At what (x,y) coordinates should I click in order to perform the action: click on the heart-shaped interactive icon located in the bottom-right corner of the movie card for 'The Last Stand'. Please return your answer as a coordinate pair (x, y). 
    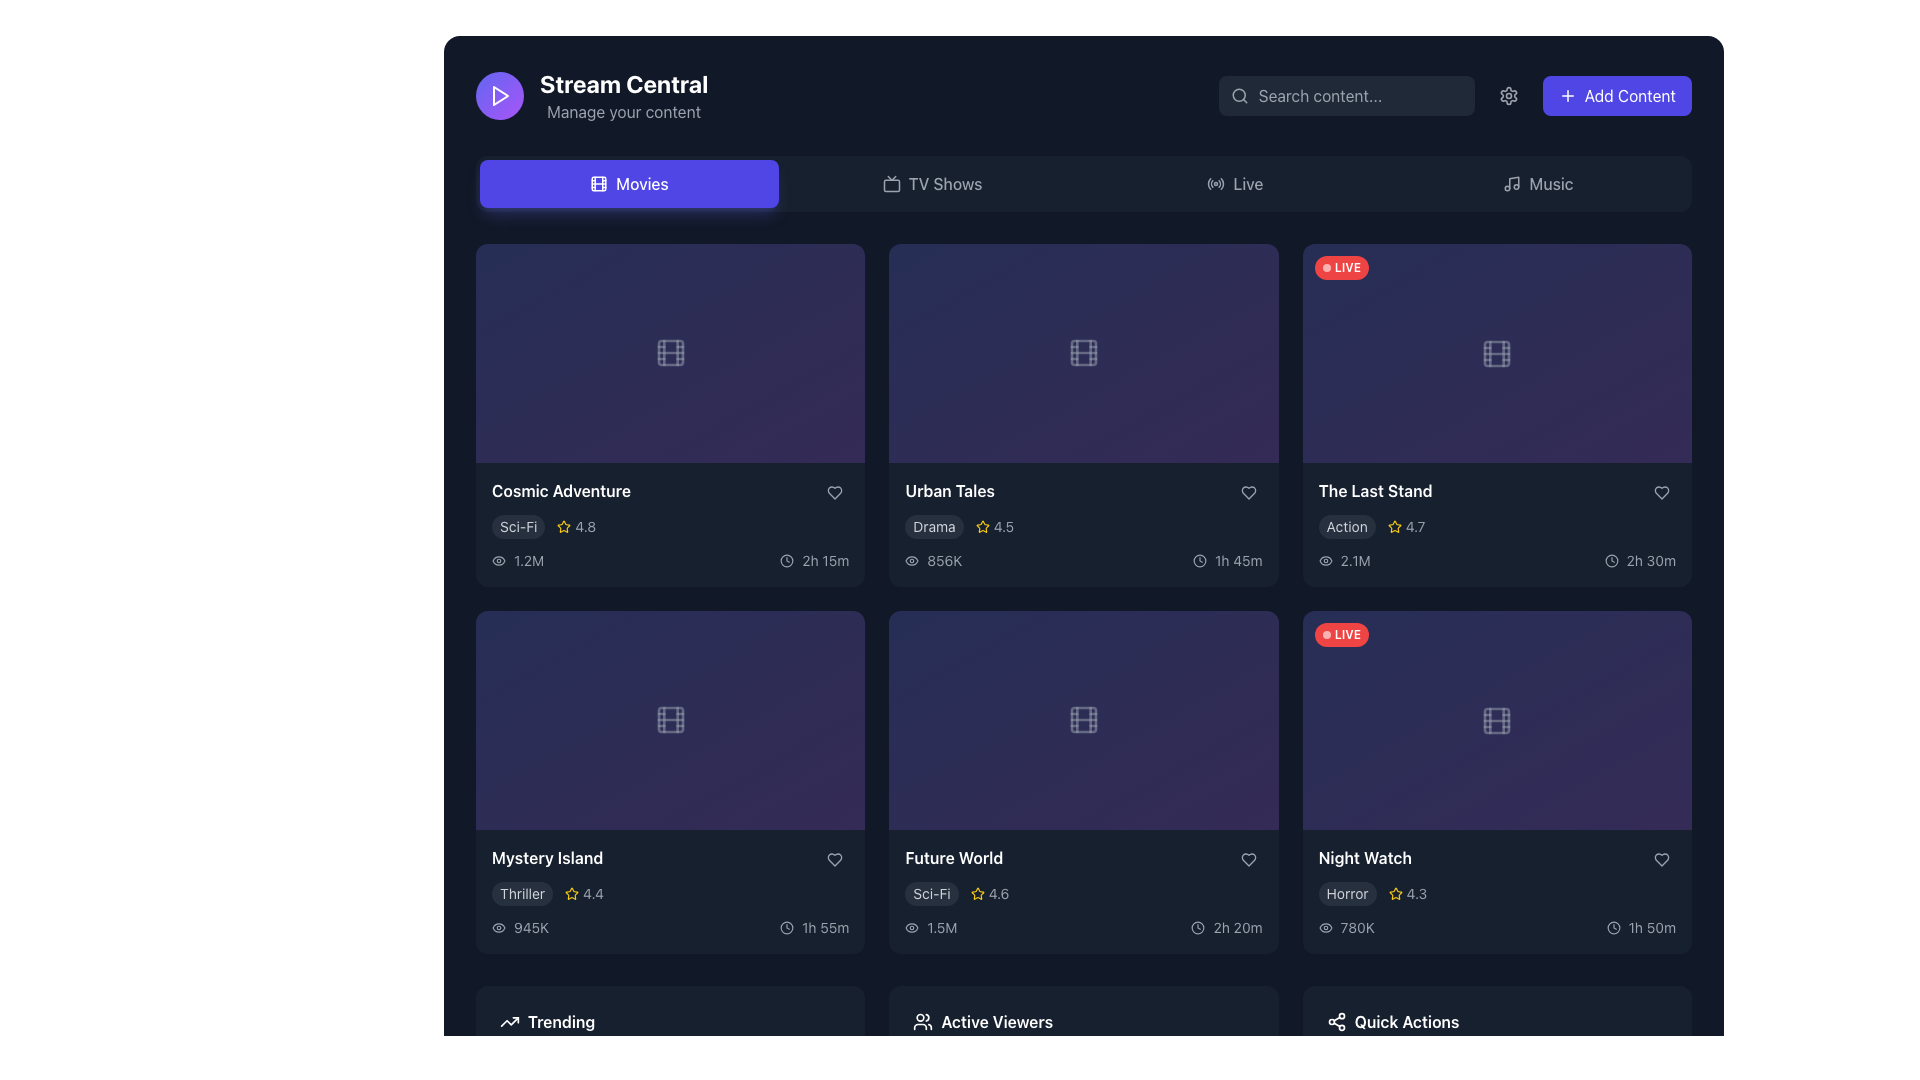
    Looking at the image, I should click on (1661, 493).